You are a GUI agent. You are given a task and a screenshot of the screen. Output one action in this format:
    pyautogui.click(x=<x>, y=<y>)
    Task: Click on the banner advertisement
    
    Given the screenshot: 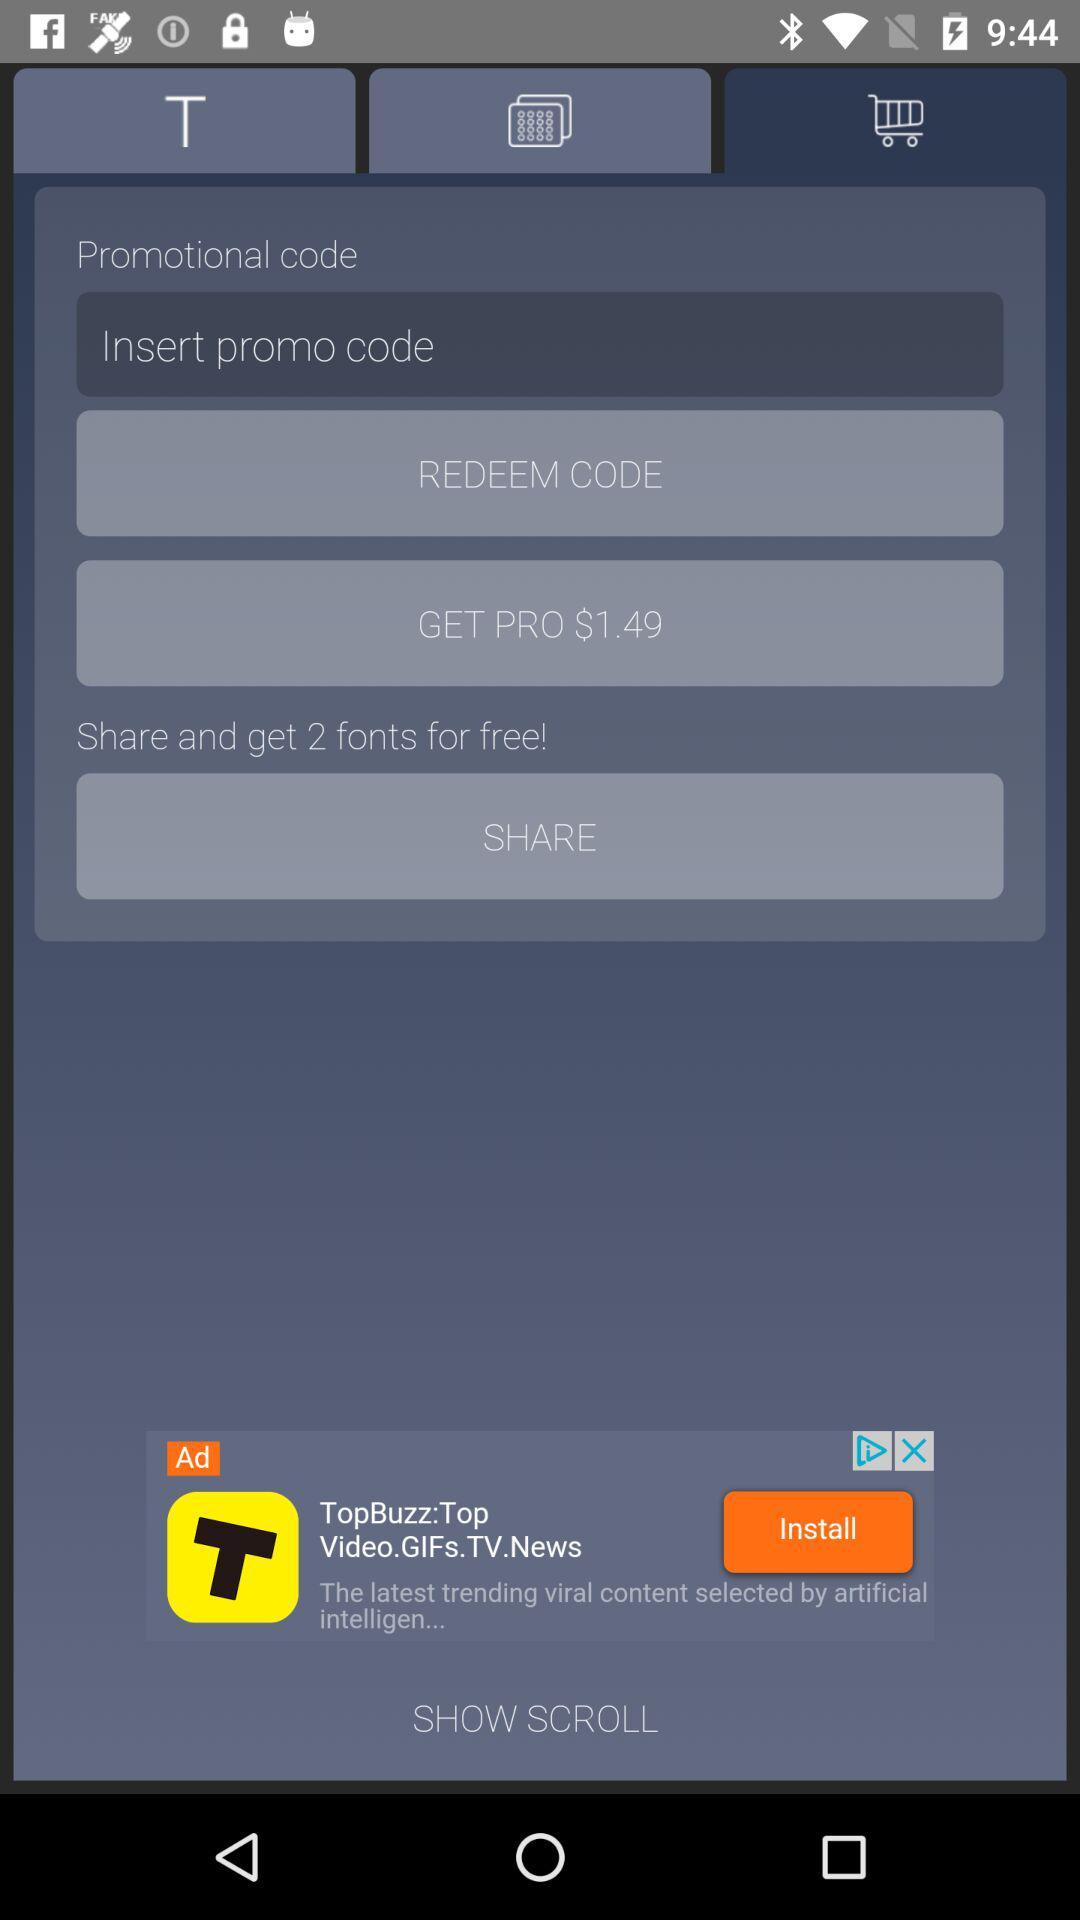 What is the action you would take?
    pyautogui.click(x=540, y=1535)
    